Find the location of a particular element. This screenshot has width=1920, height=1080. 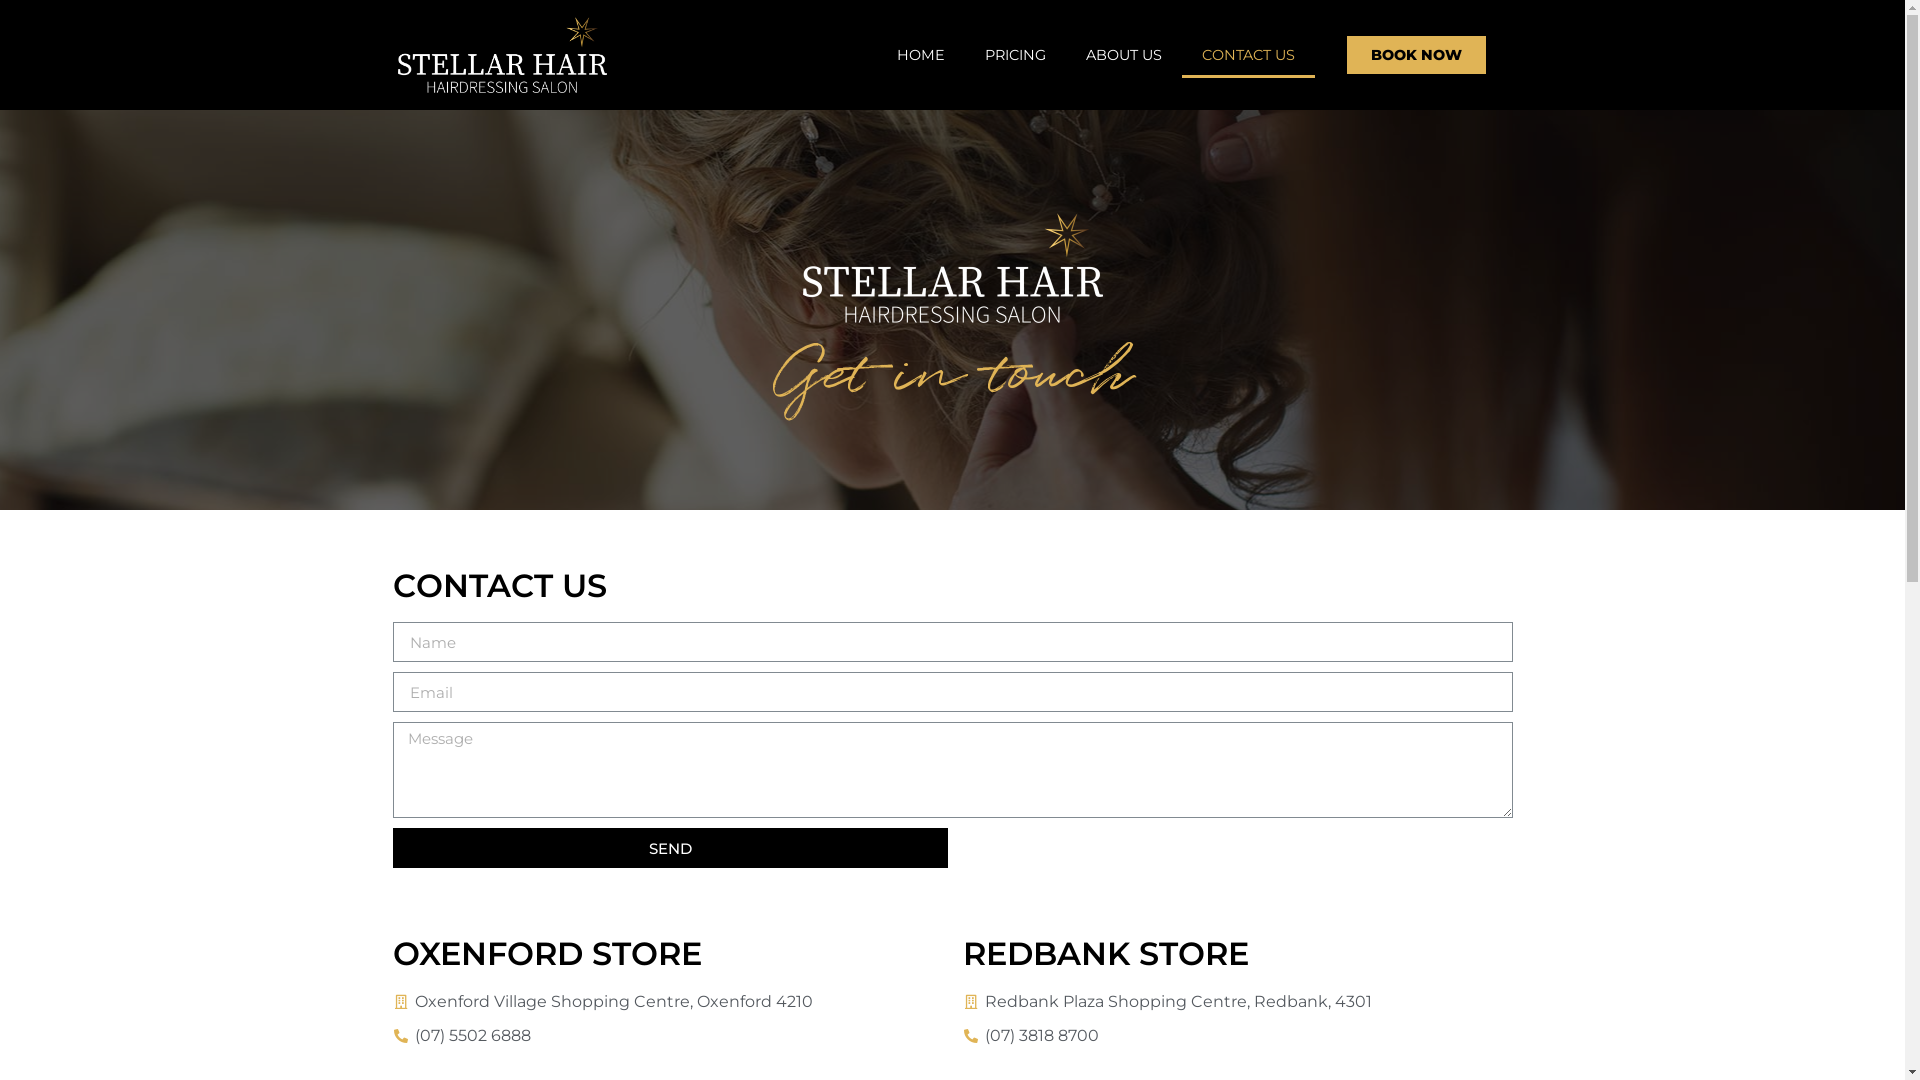

'SEND' is located at coordinates (669, 848).